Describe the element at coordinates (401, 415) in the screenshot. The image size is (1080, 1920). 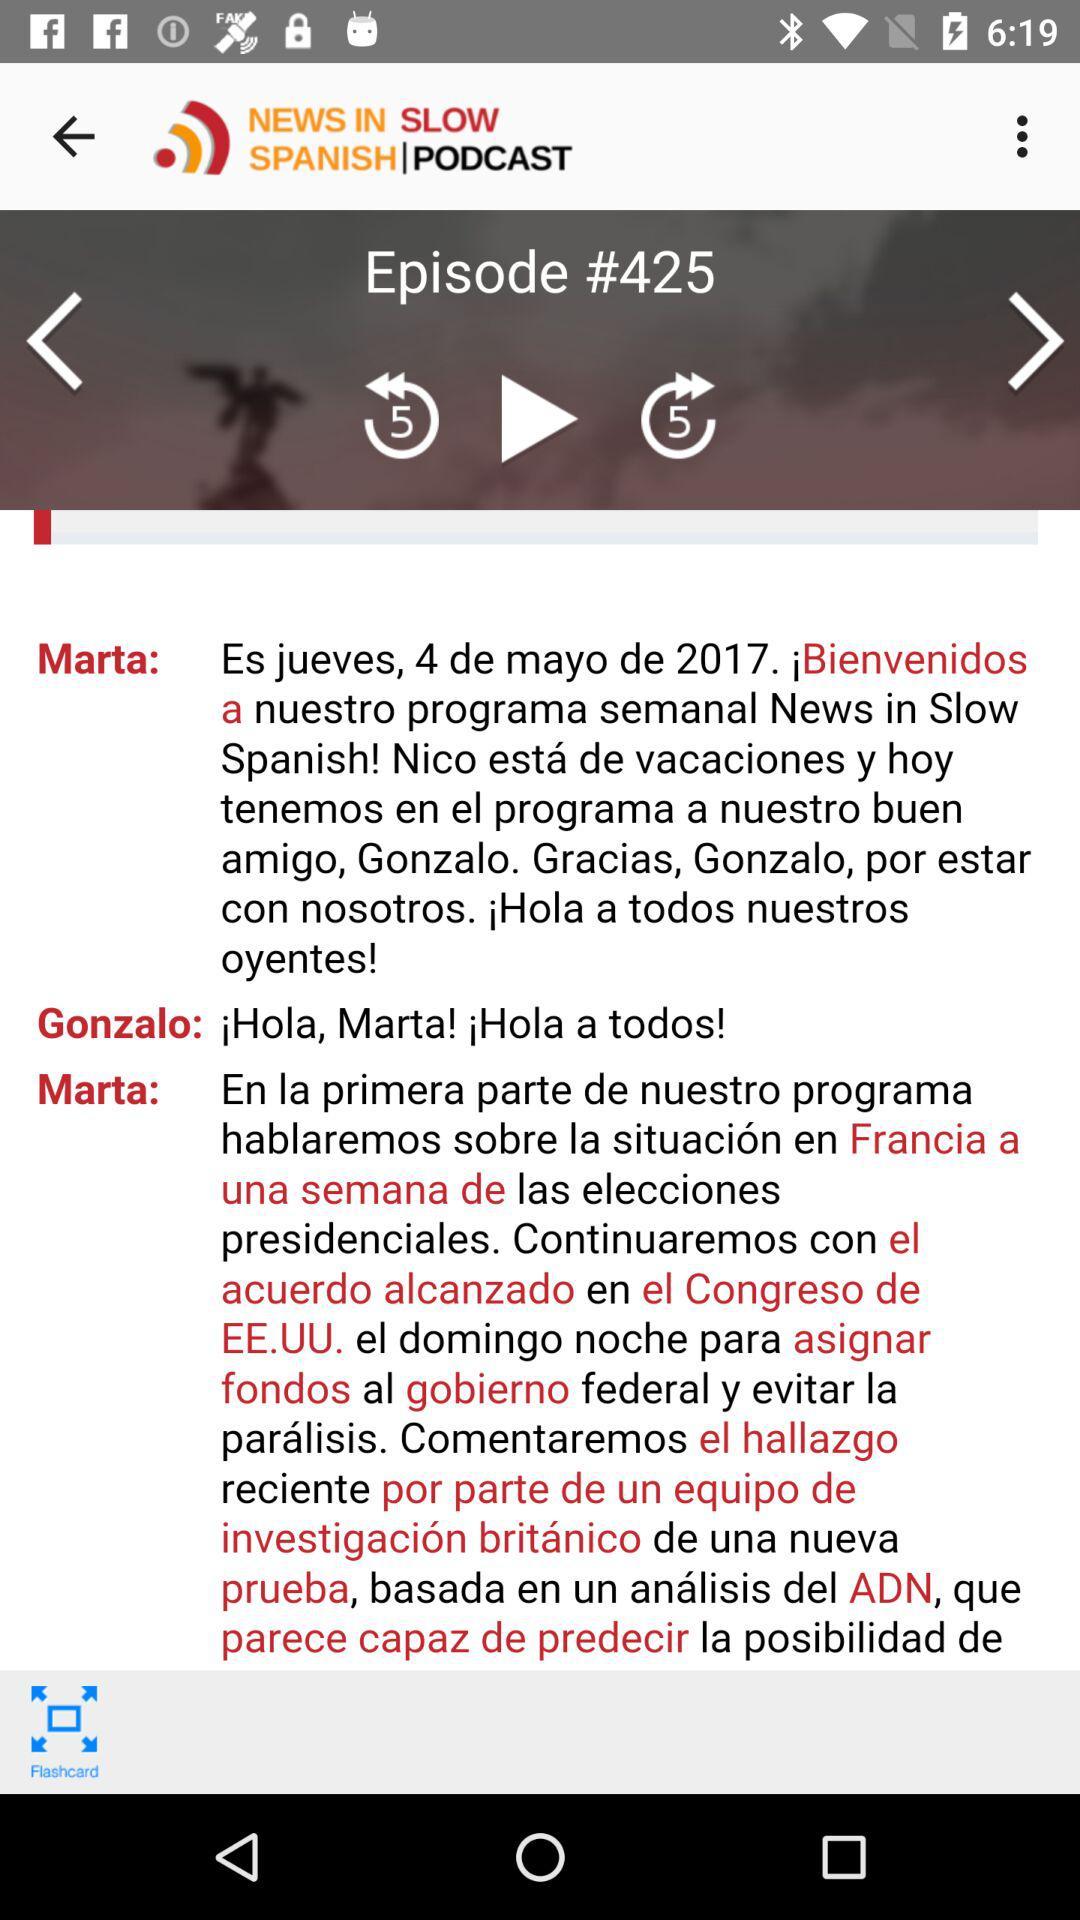
I see `the av_rewind icon` at that location.